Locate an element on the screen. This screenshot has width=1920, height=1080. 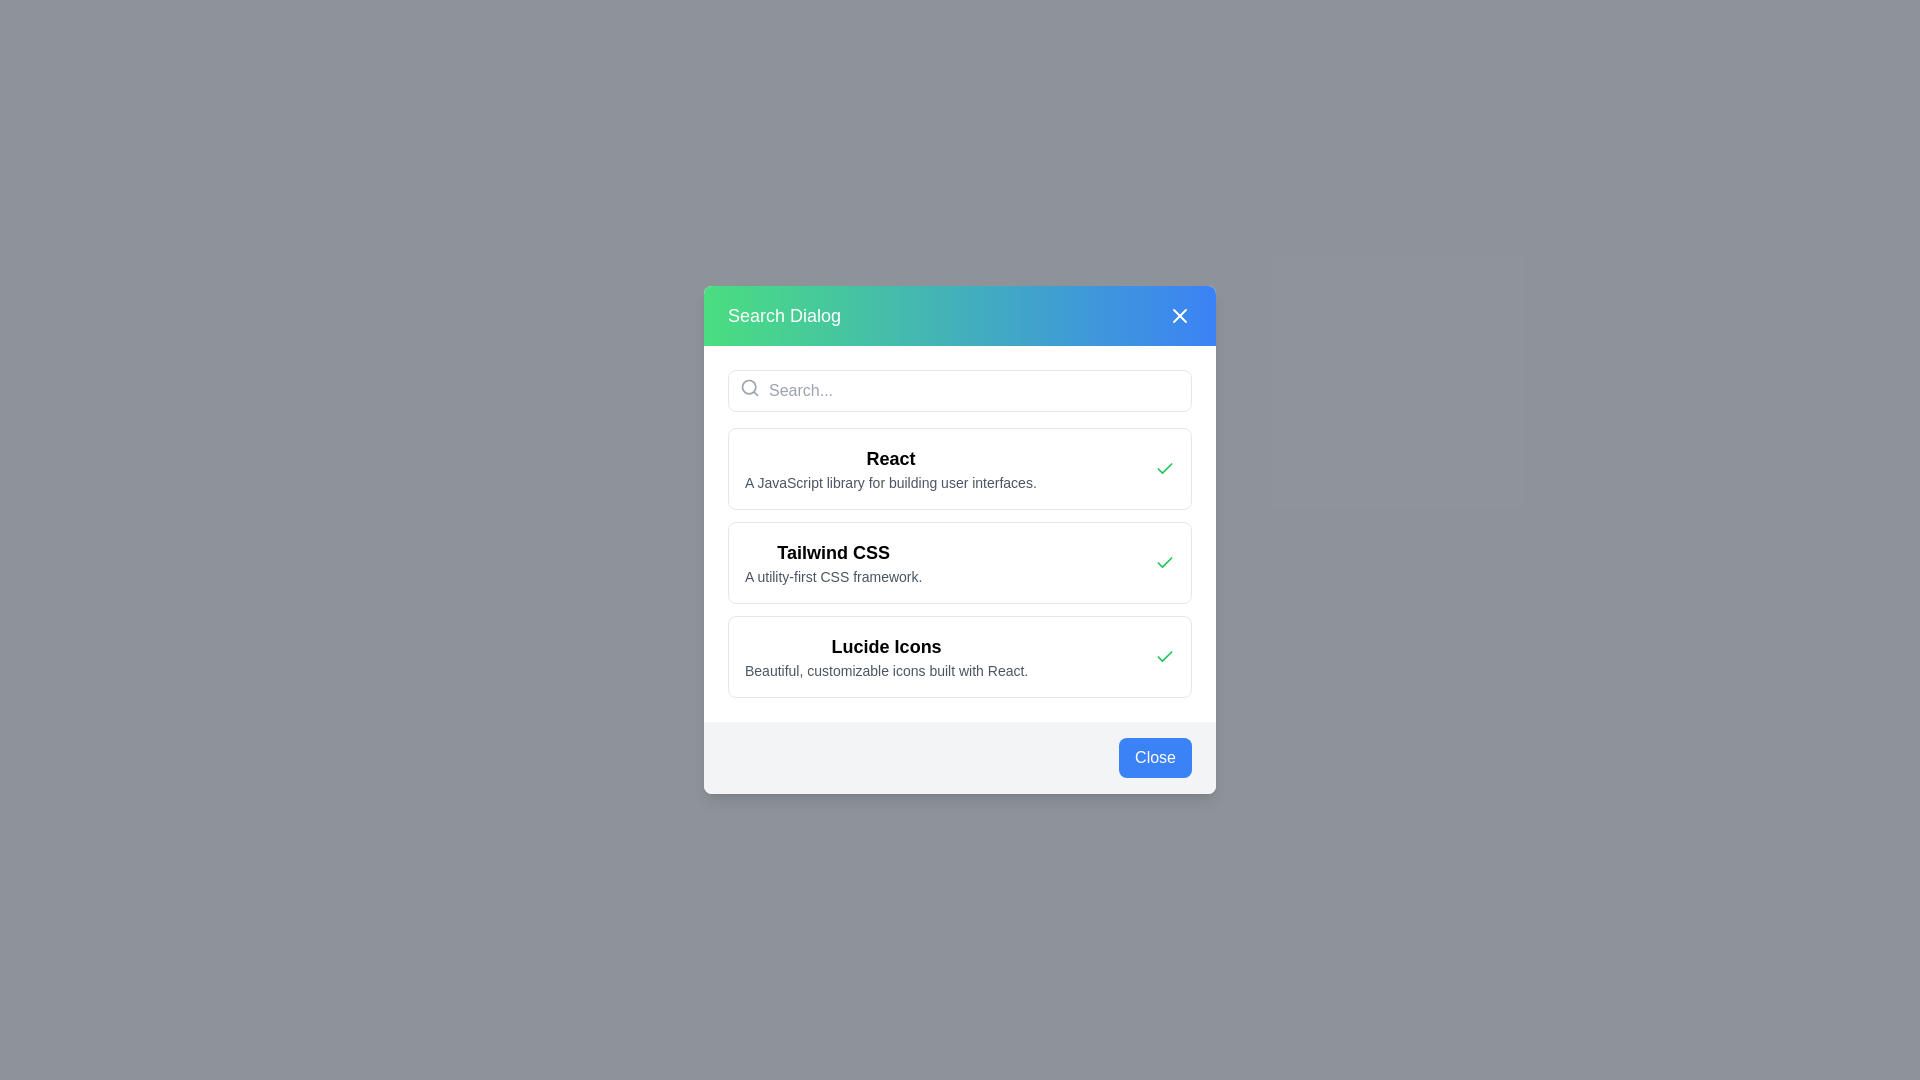
to select the List item labeled 'Tailwind CSS' which is the second option in the modal titled 'Search Dialog' is located at coordinates (960, 563).